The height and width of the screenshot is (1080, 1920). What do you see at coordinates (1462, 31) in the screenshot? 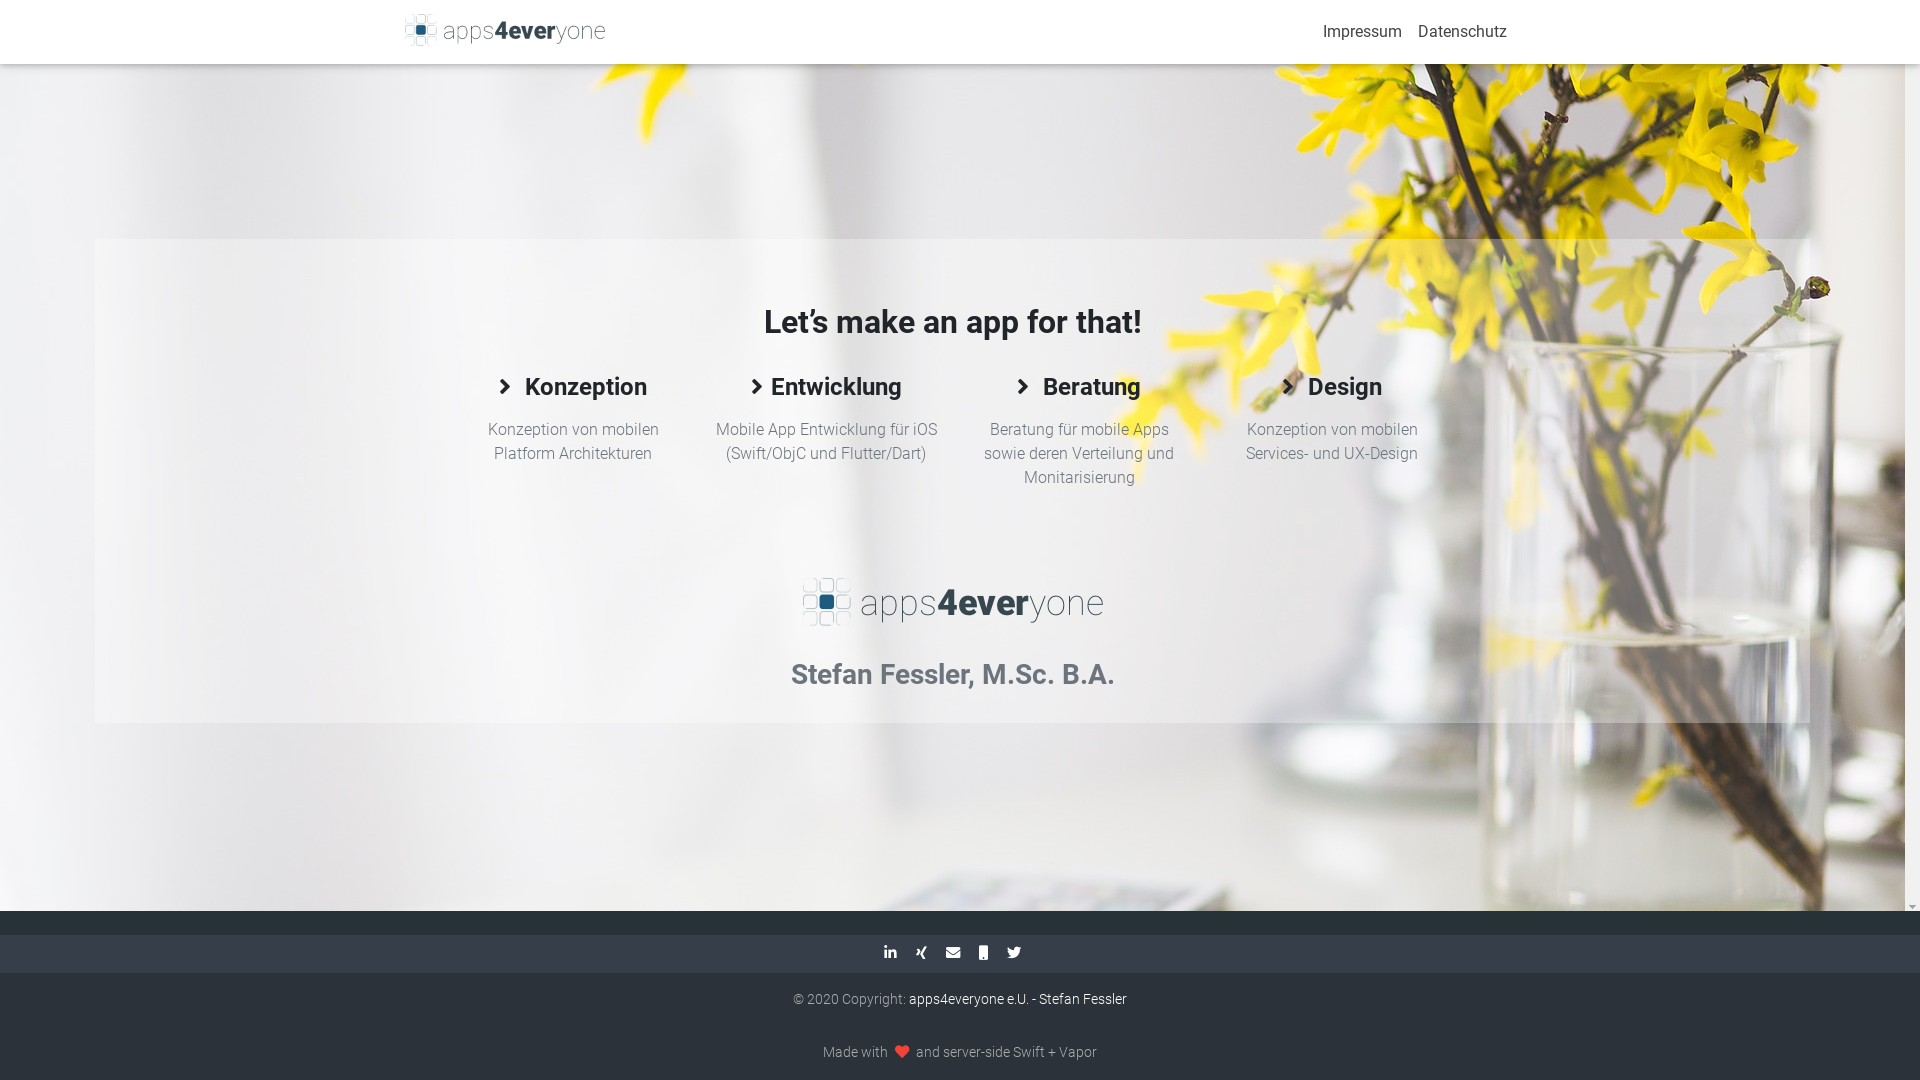
I see `'Datenschutz'` at bounding box center [1462, 31].